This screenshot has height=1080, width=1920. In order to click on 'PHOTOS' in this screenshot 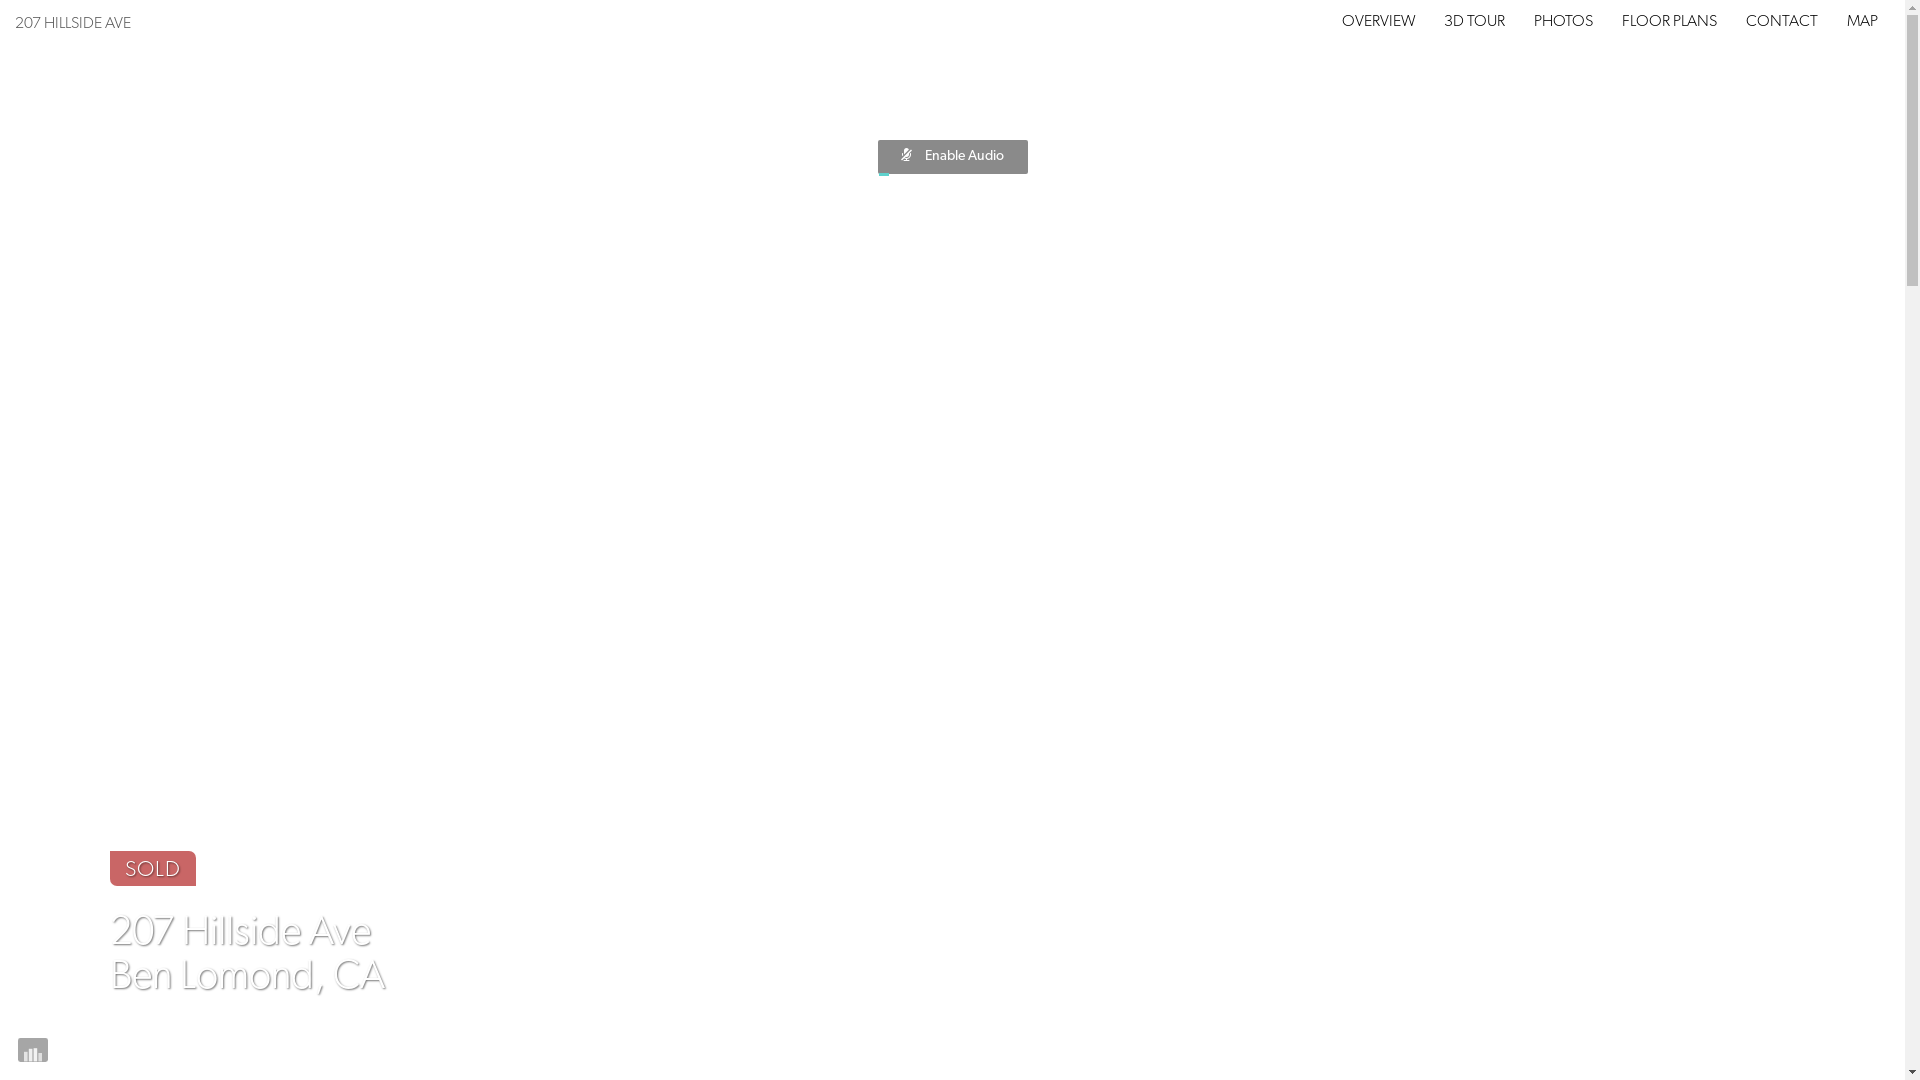, I will do `click(1562, 22)`.